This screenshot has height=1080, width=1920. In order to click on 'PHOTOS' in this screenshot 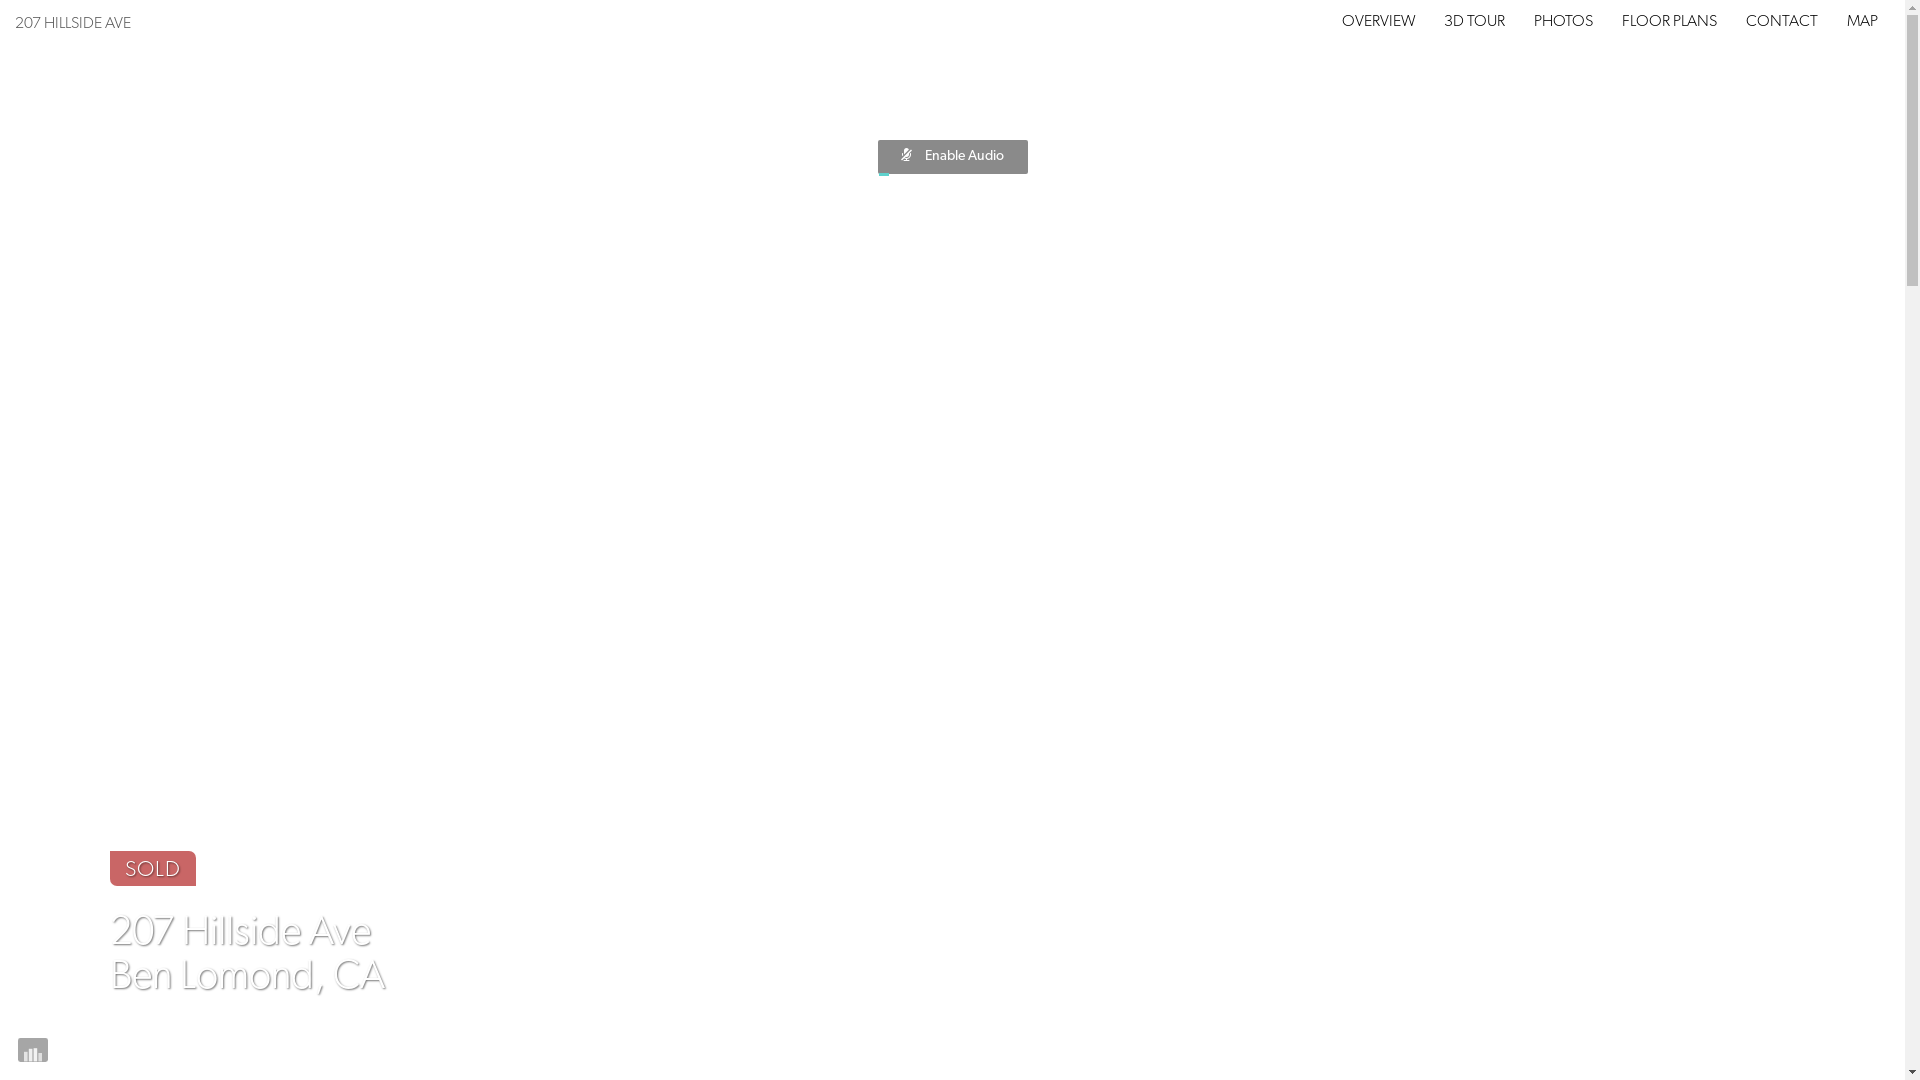, I will do `click(1562, 22)`.